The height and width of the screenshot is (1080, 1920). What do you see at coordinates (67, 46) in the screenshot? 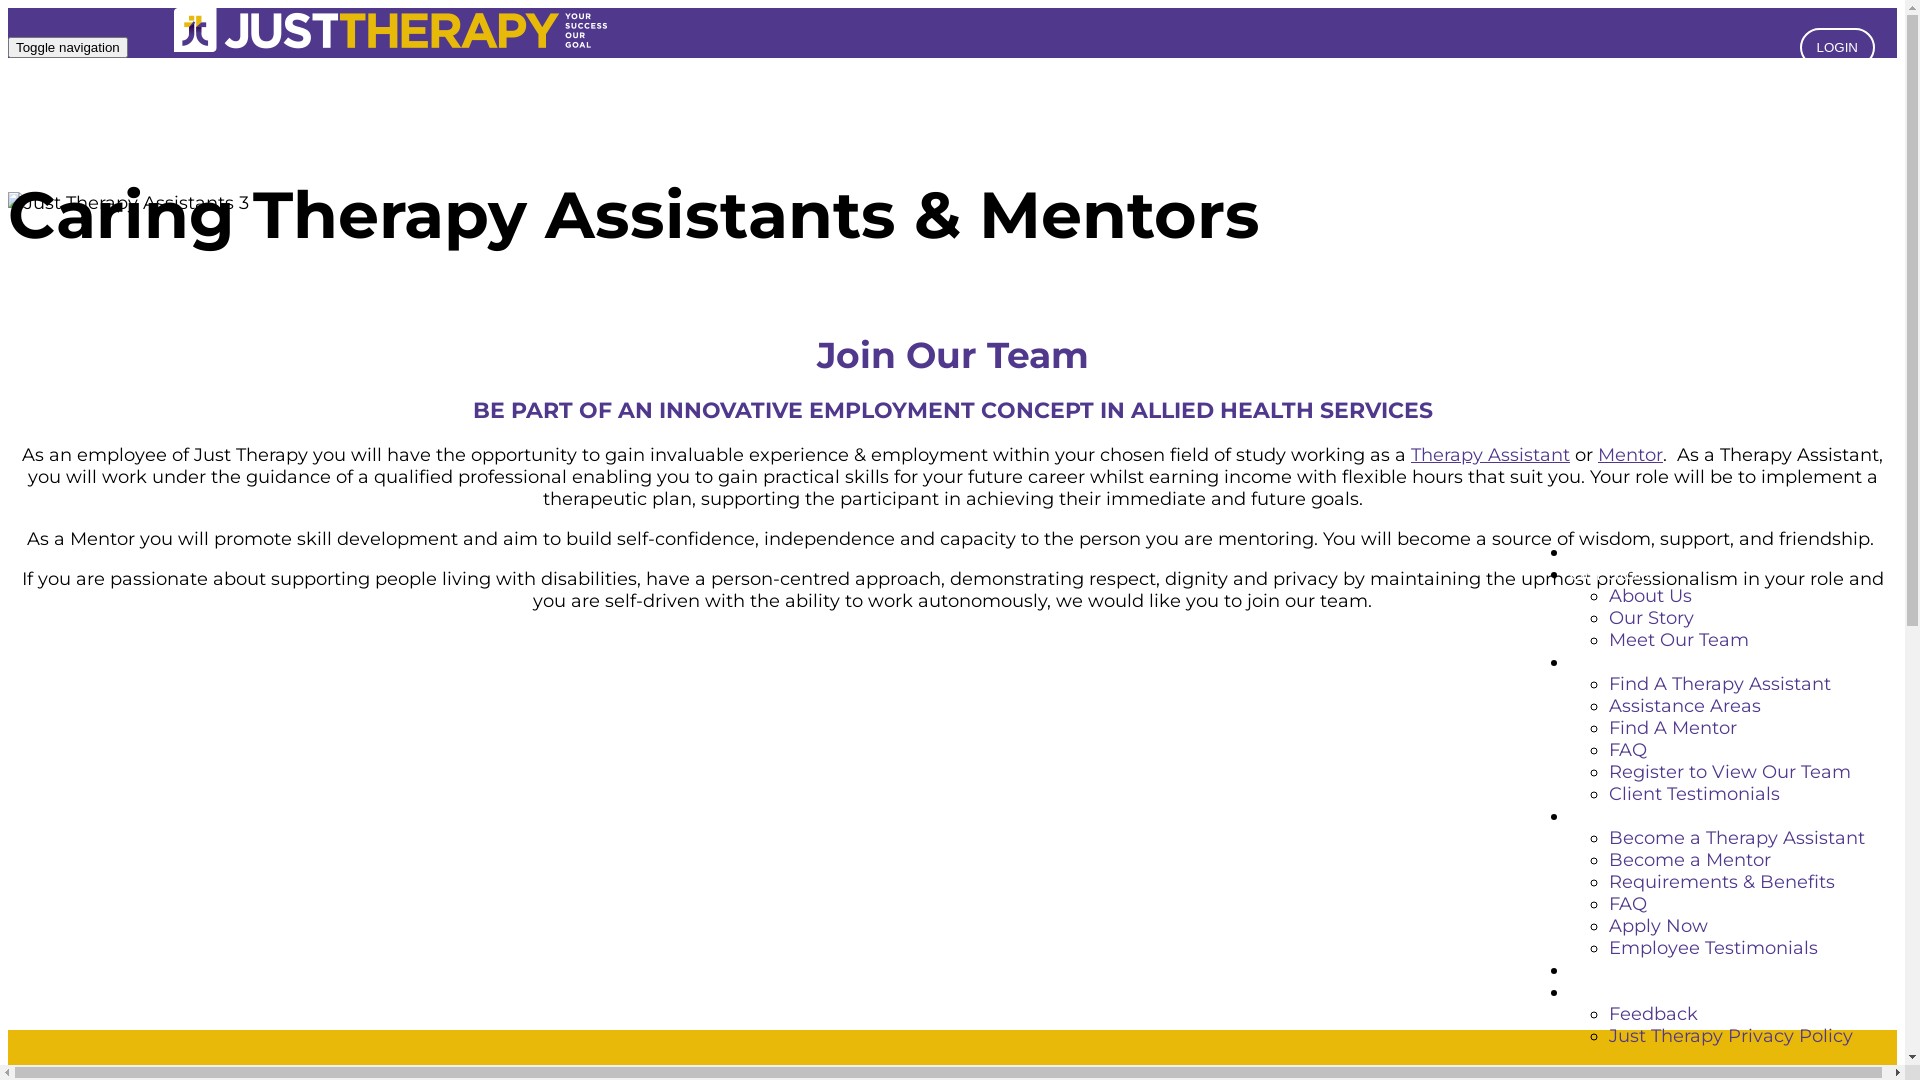
I see `'Toggle navigation'` at bounding box center [67, 46].